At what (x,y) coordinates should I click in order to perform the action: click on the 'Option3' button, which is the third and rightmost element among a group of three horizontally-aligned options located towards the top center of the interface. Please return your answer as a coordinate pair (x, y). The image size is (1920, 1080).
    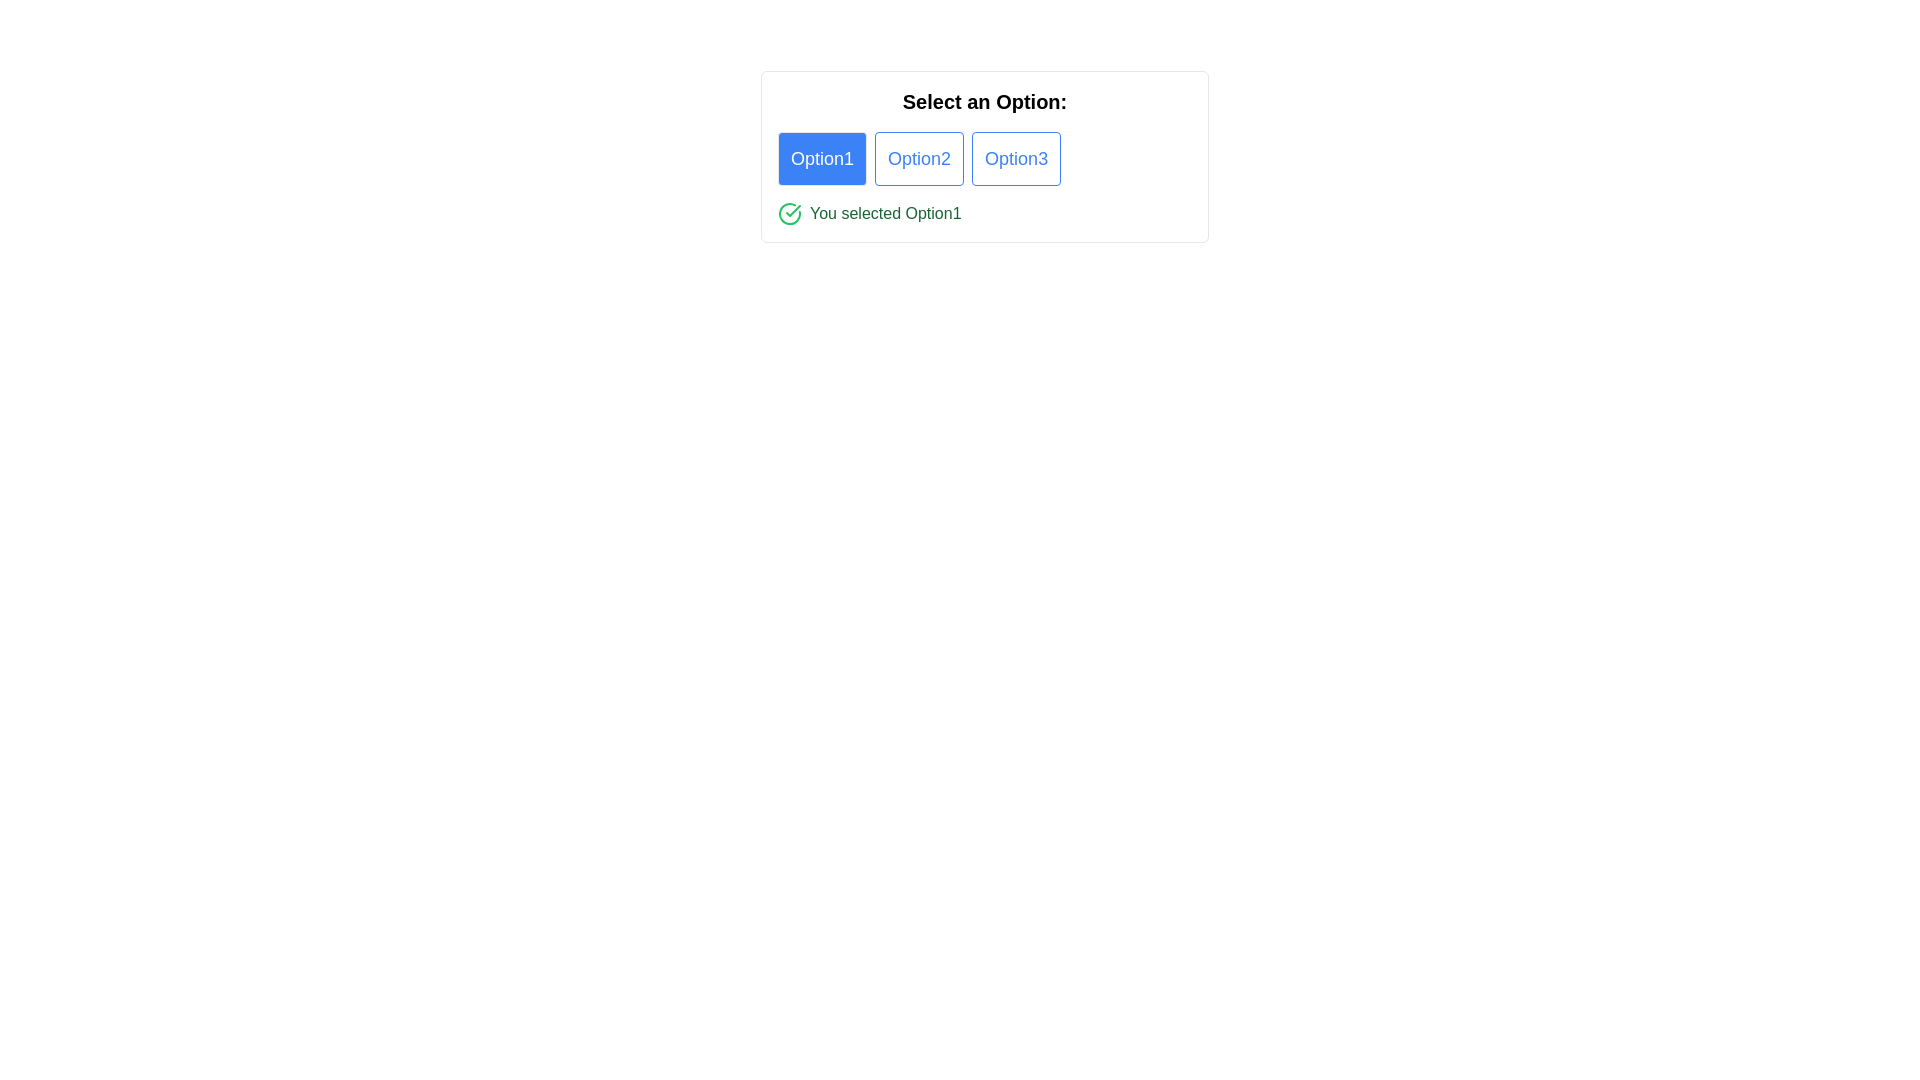
    Looking at the image, I should click on (1016, 157).